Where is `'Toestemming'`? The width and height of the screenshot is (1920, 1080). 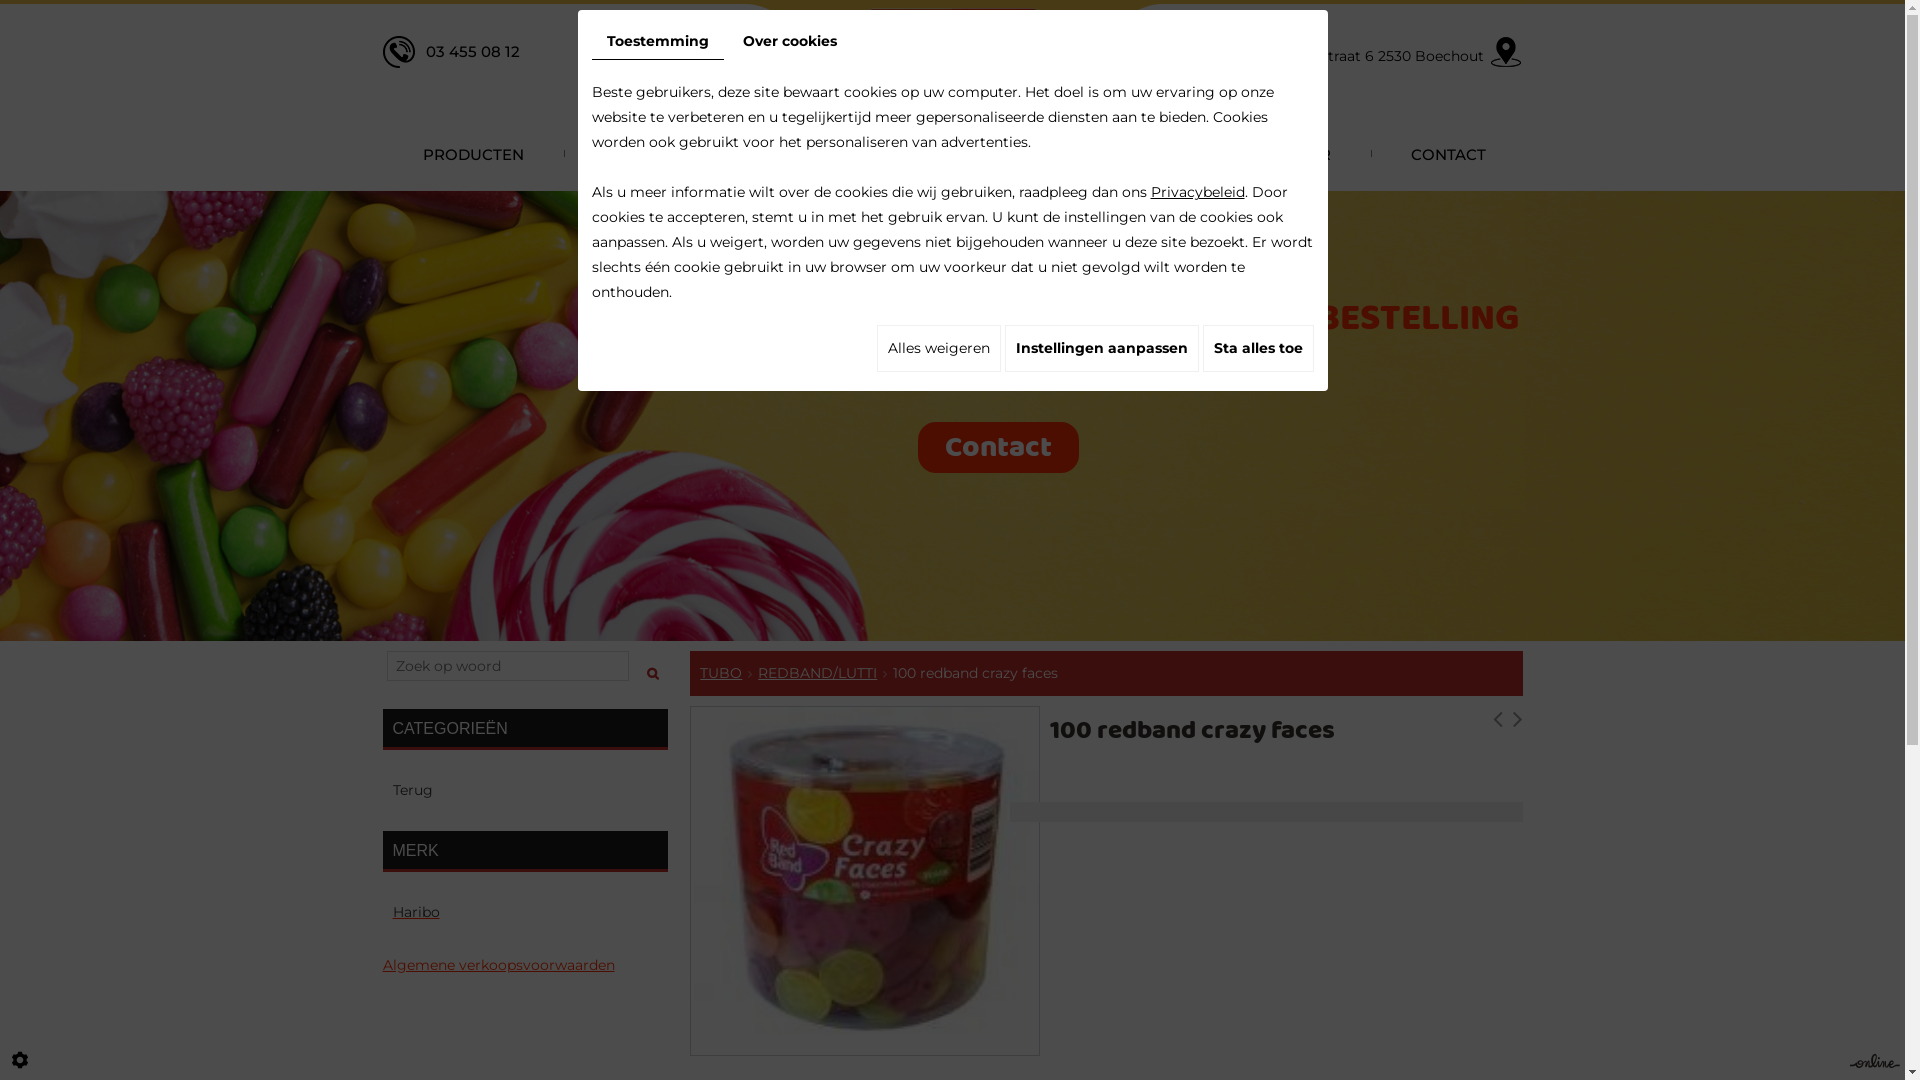 'Toestemming' is located at coordinates (657, 42).